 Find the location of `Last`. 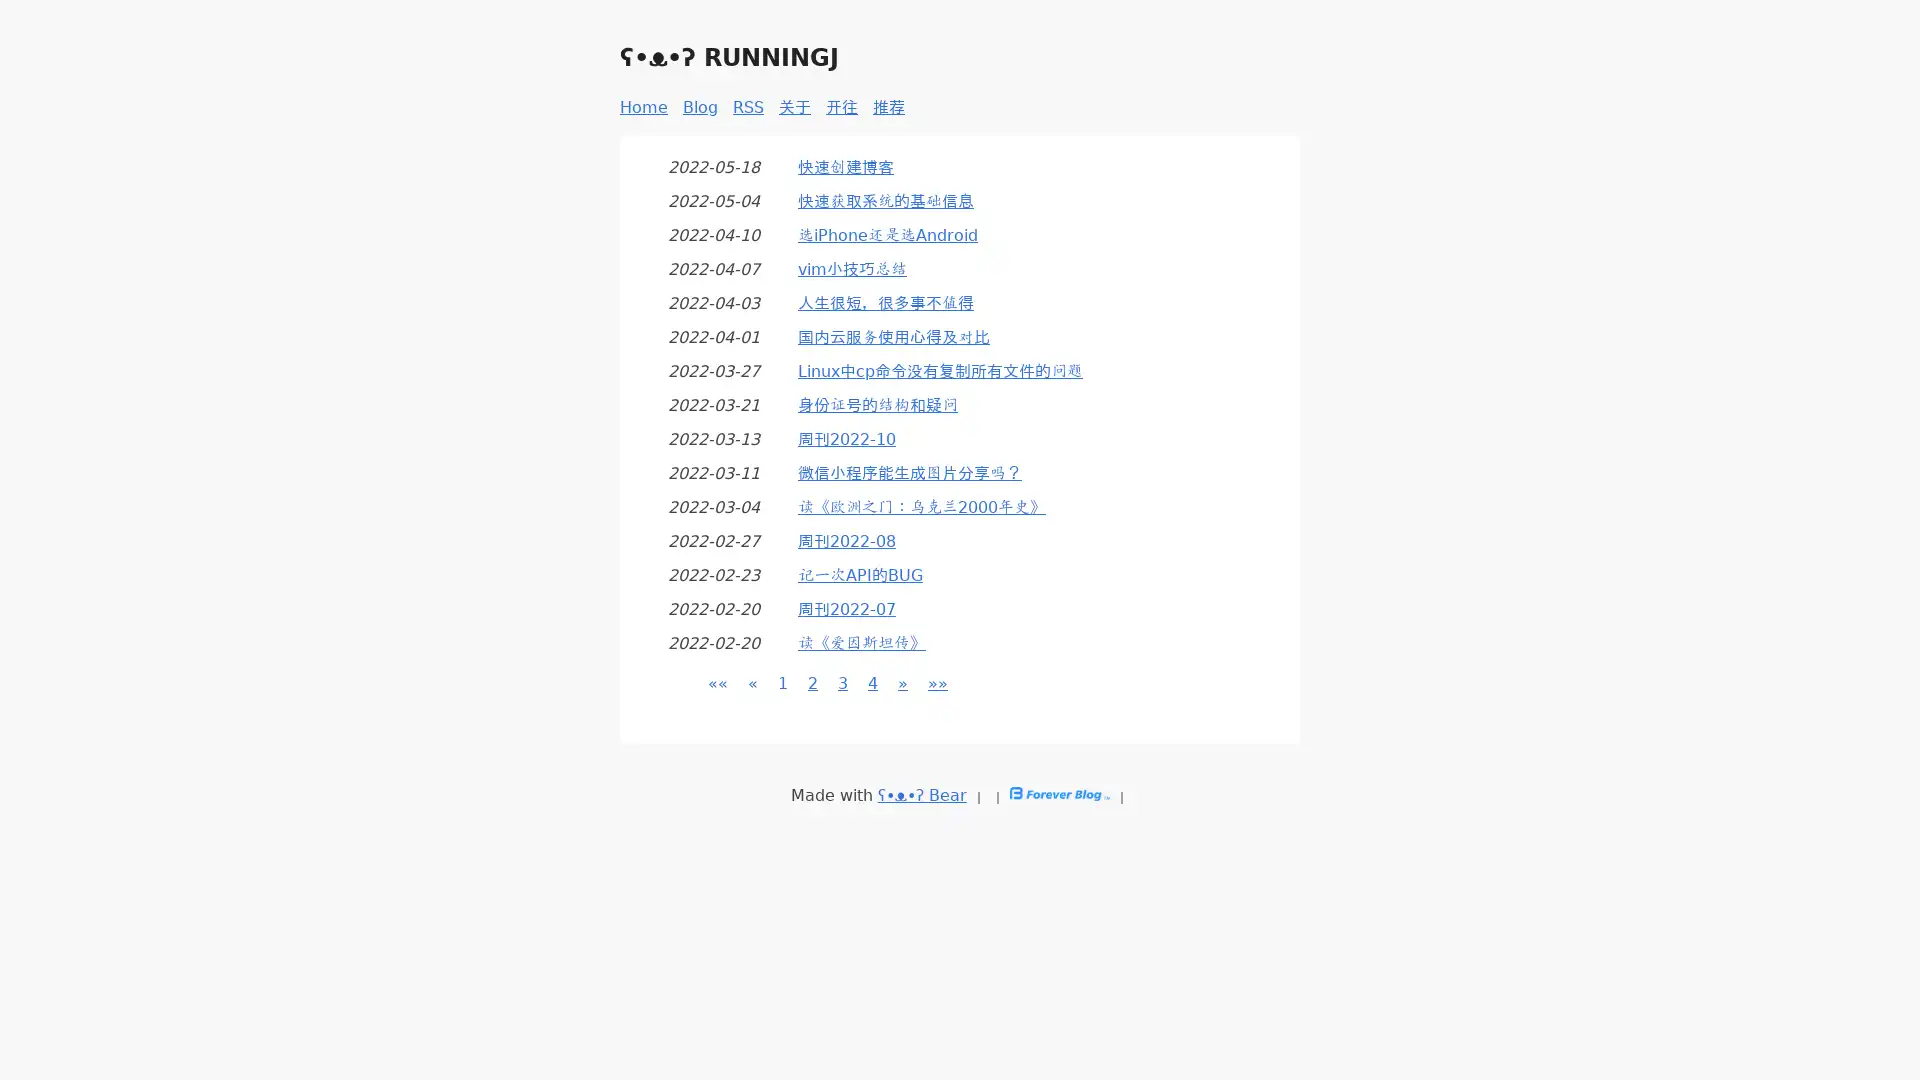

Last is located at coordinates (936, 681).